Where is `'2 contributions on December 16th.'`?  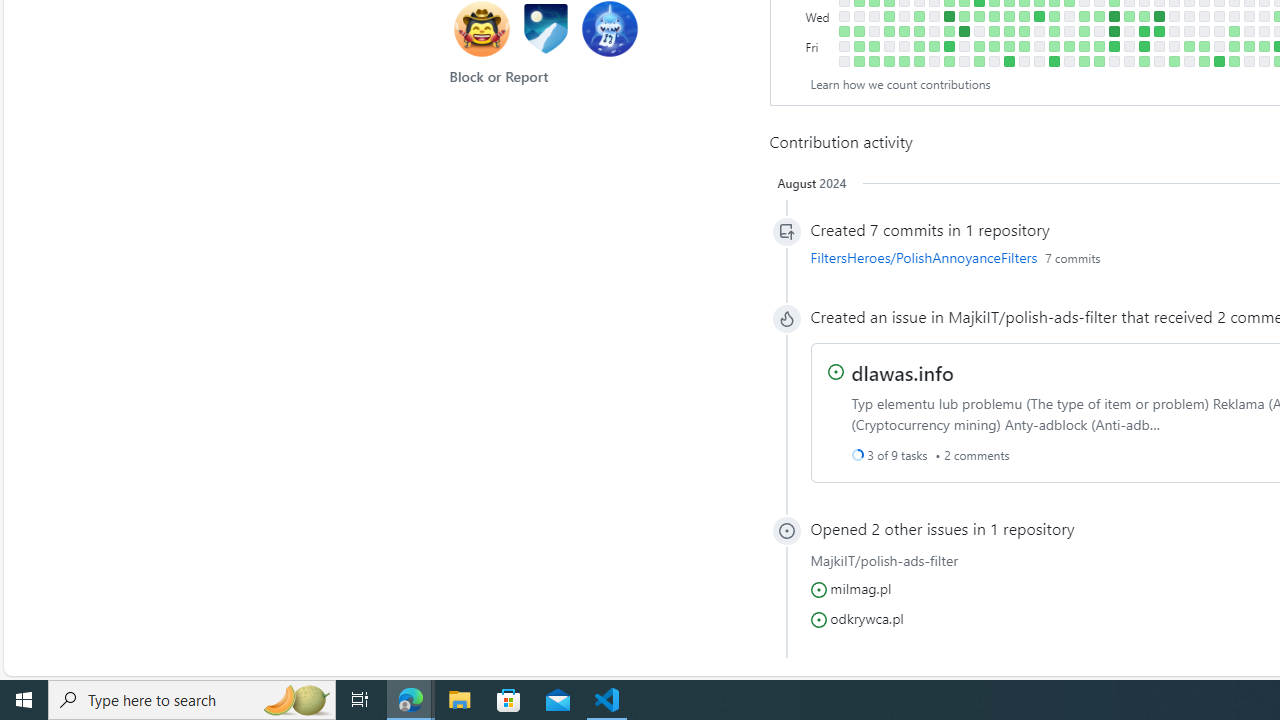
'2 contributions on December 16th.' is located at coordinates (1083, 60).